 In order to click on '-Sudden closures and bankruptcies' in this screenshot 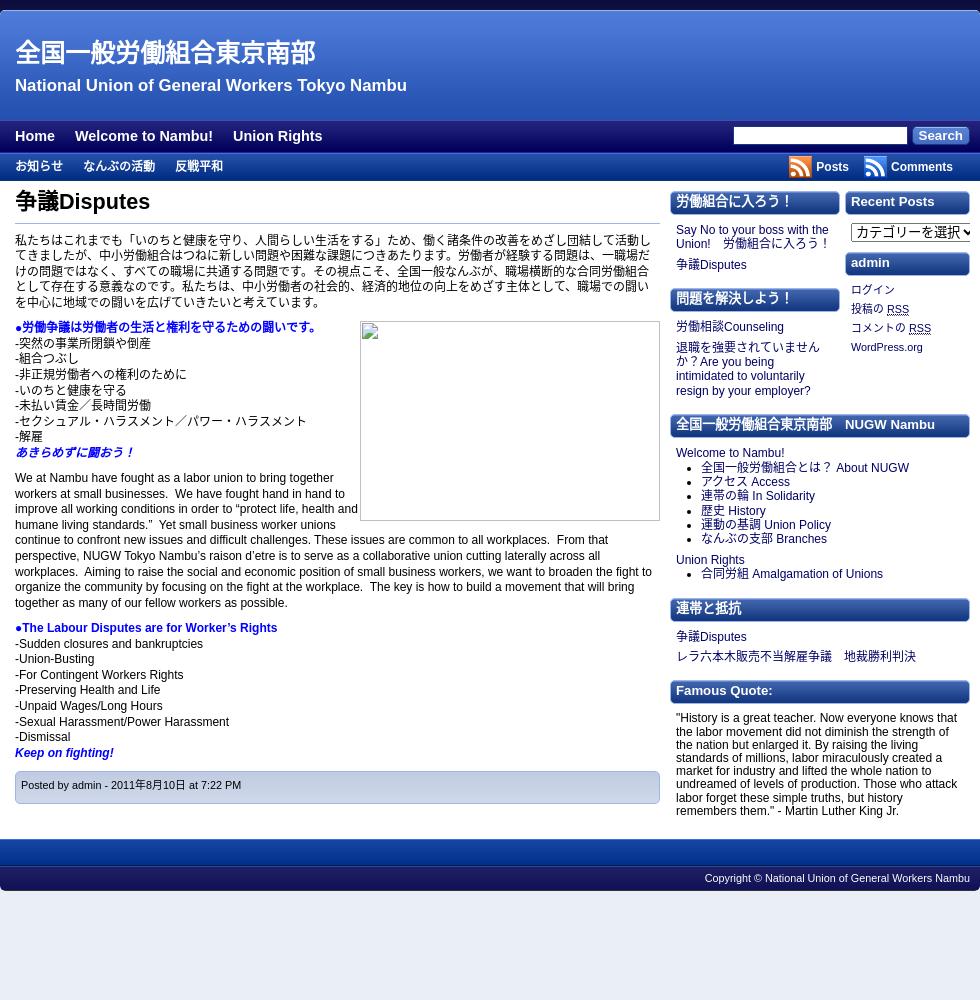, I will do `click(108, 643)`.